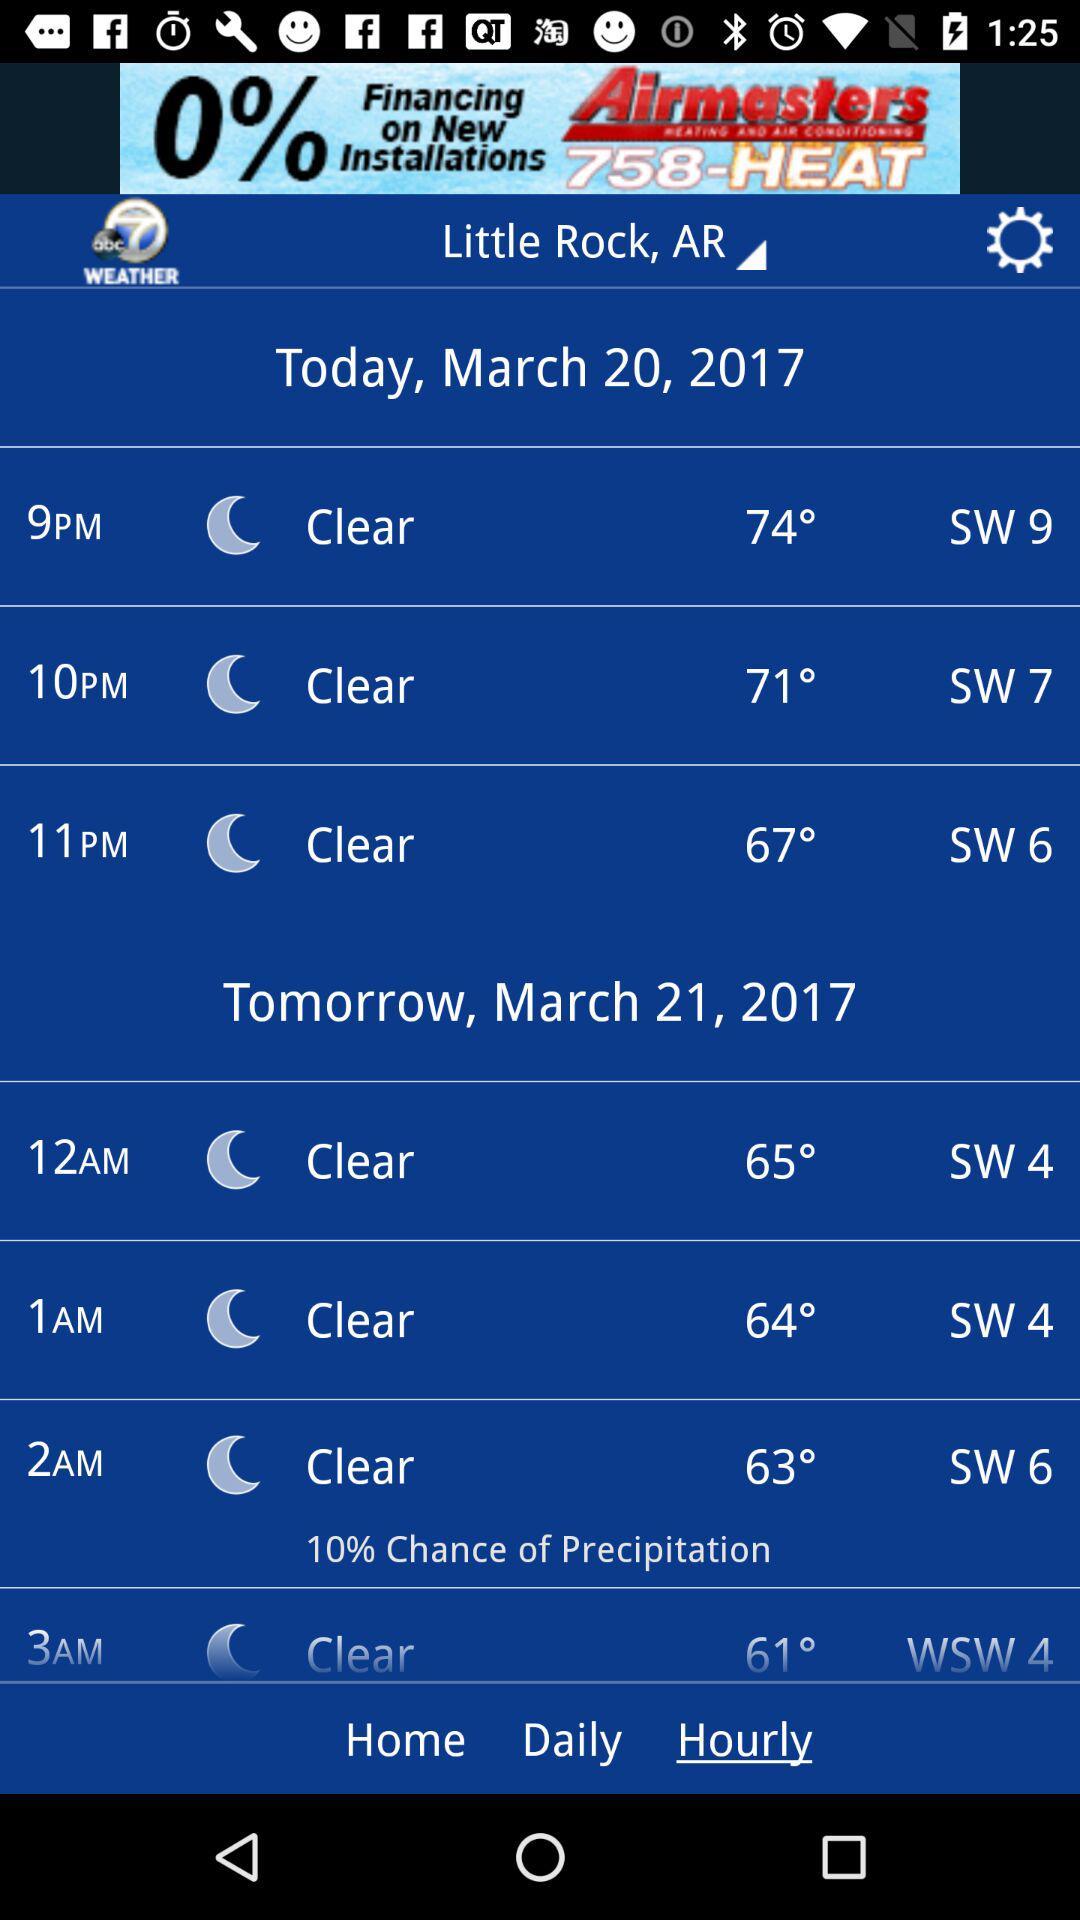  I want to click on advertisement, so click(540, 127).